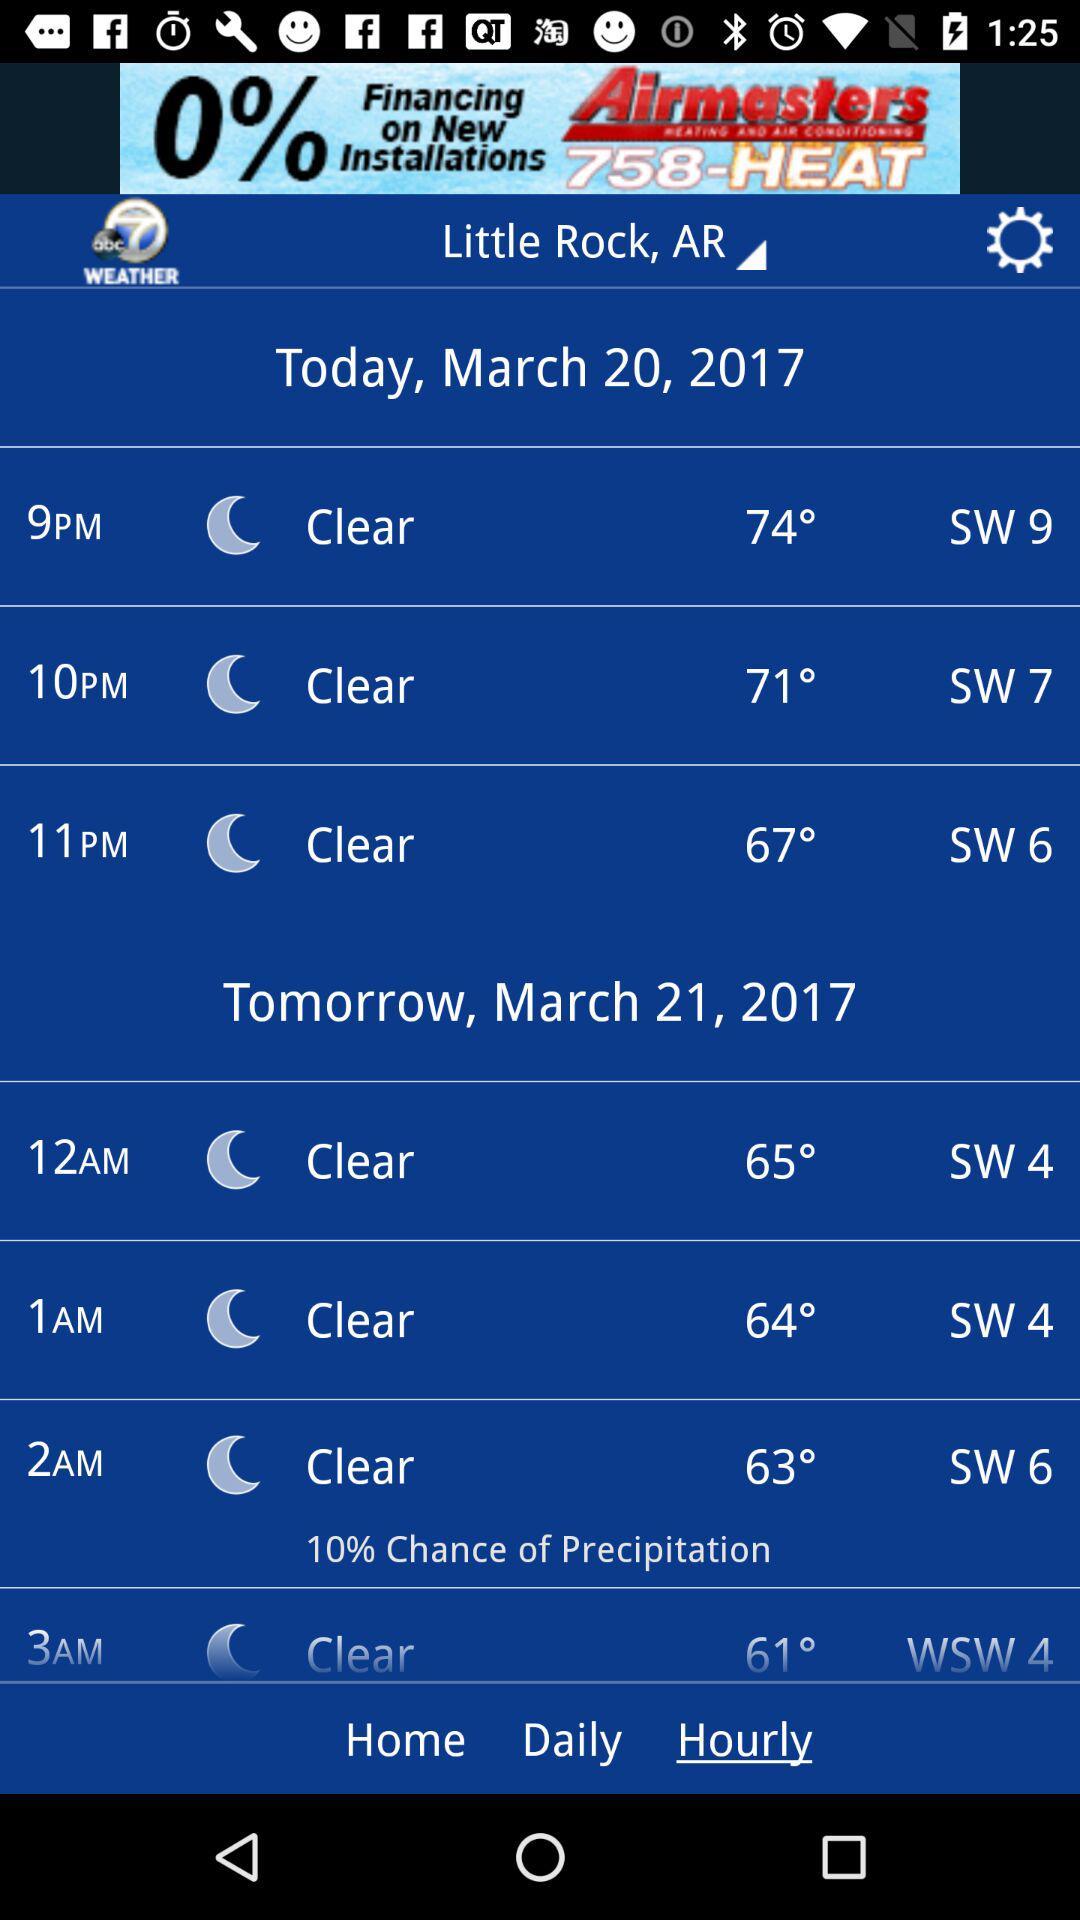  I want to click on advertisement, so click(540, 127).